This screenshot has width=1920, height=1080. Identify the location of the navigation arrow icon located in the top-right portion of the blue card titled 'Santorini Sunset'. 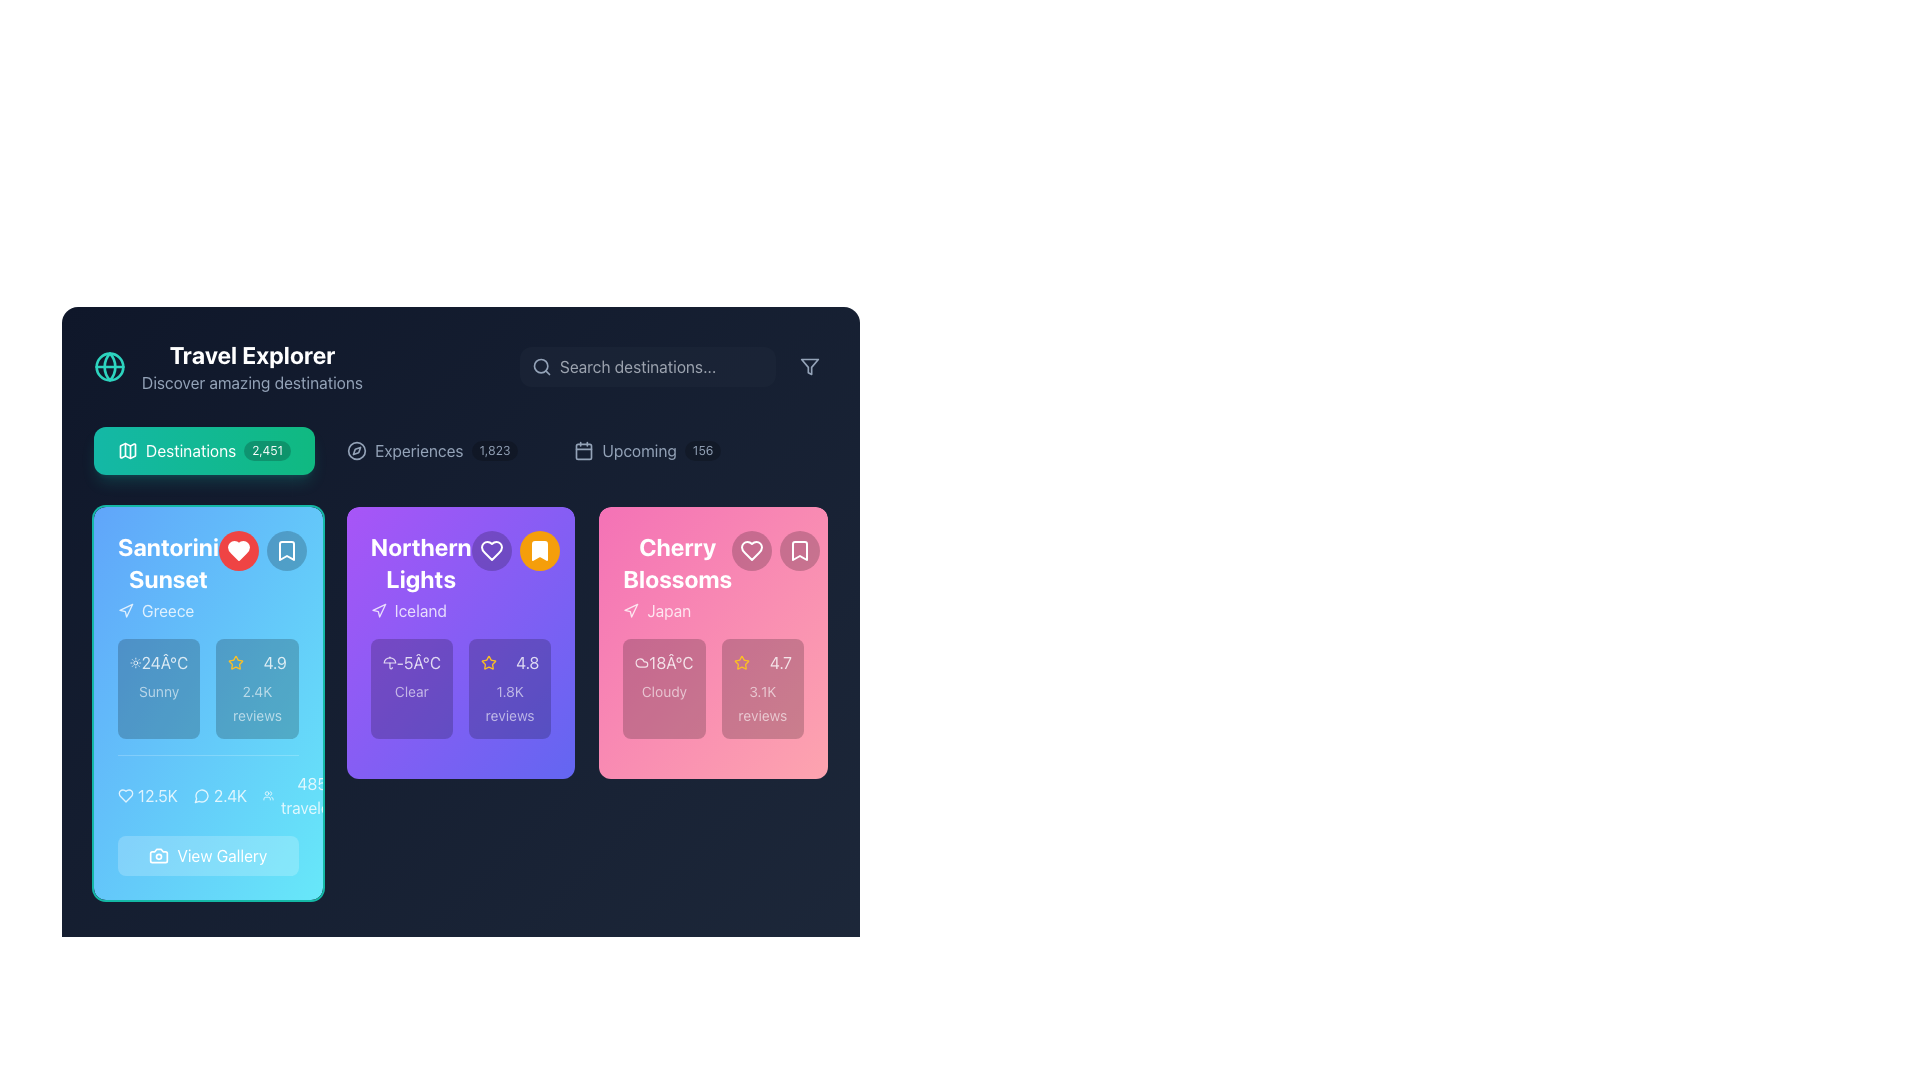
(125, 609).